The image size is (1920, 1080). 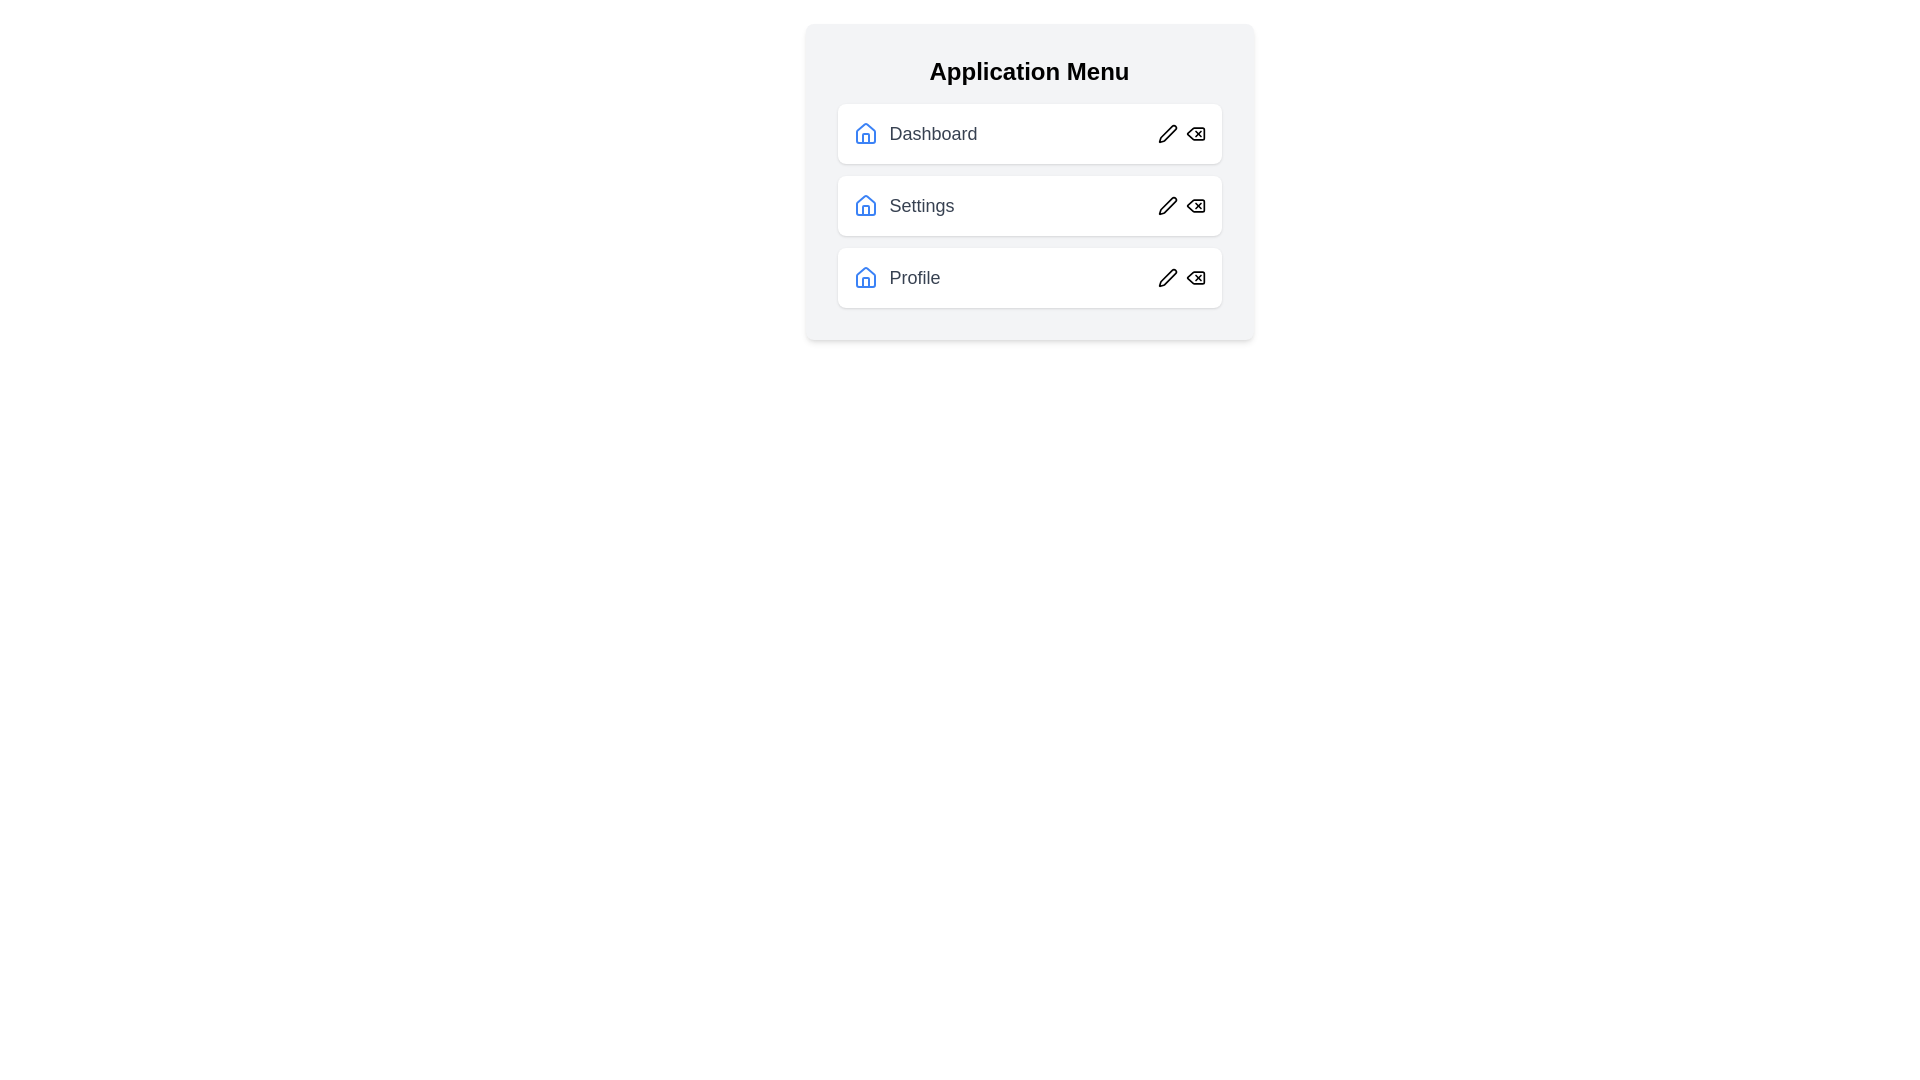 I want to click on the 'Dashboard' text element, which is styled in medium-large gray sans-serif font and located in the Application Menu section, right of the blue house-shaped icon, so click(x=932, y=134).